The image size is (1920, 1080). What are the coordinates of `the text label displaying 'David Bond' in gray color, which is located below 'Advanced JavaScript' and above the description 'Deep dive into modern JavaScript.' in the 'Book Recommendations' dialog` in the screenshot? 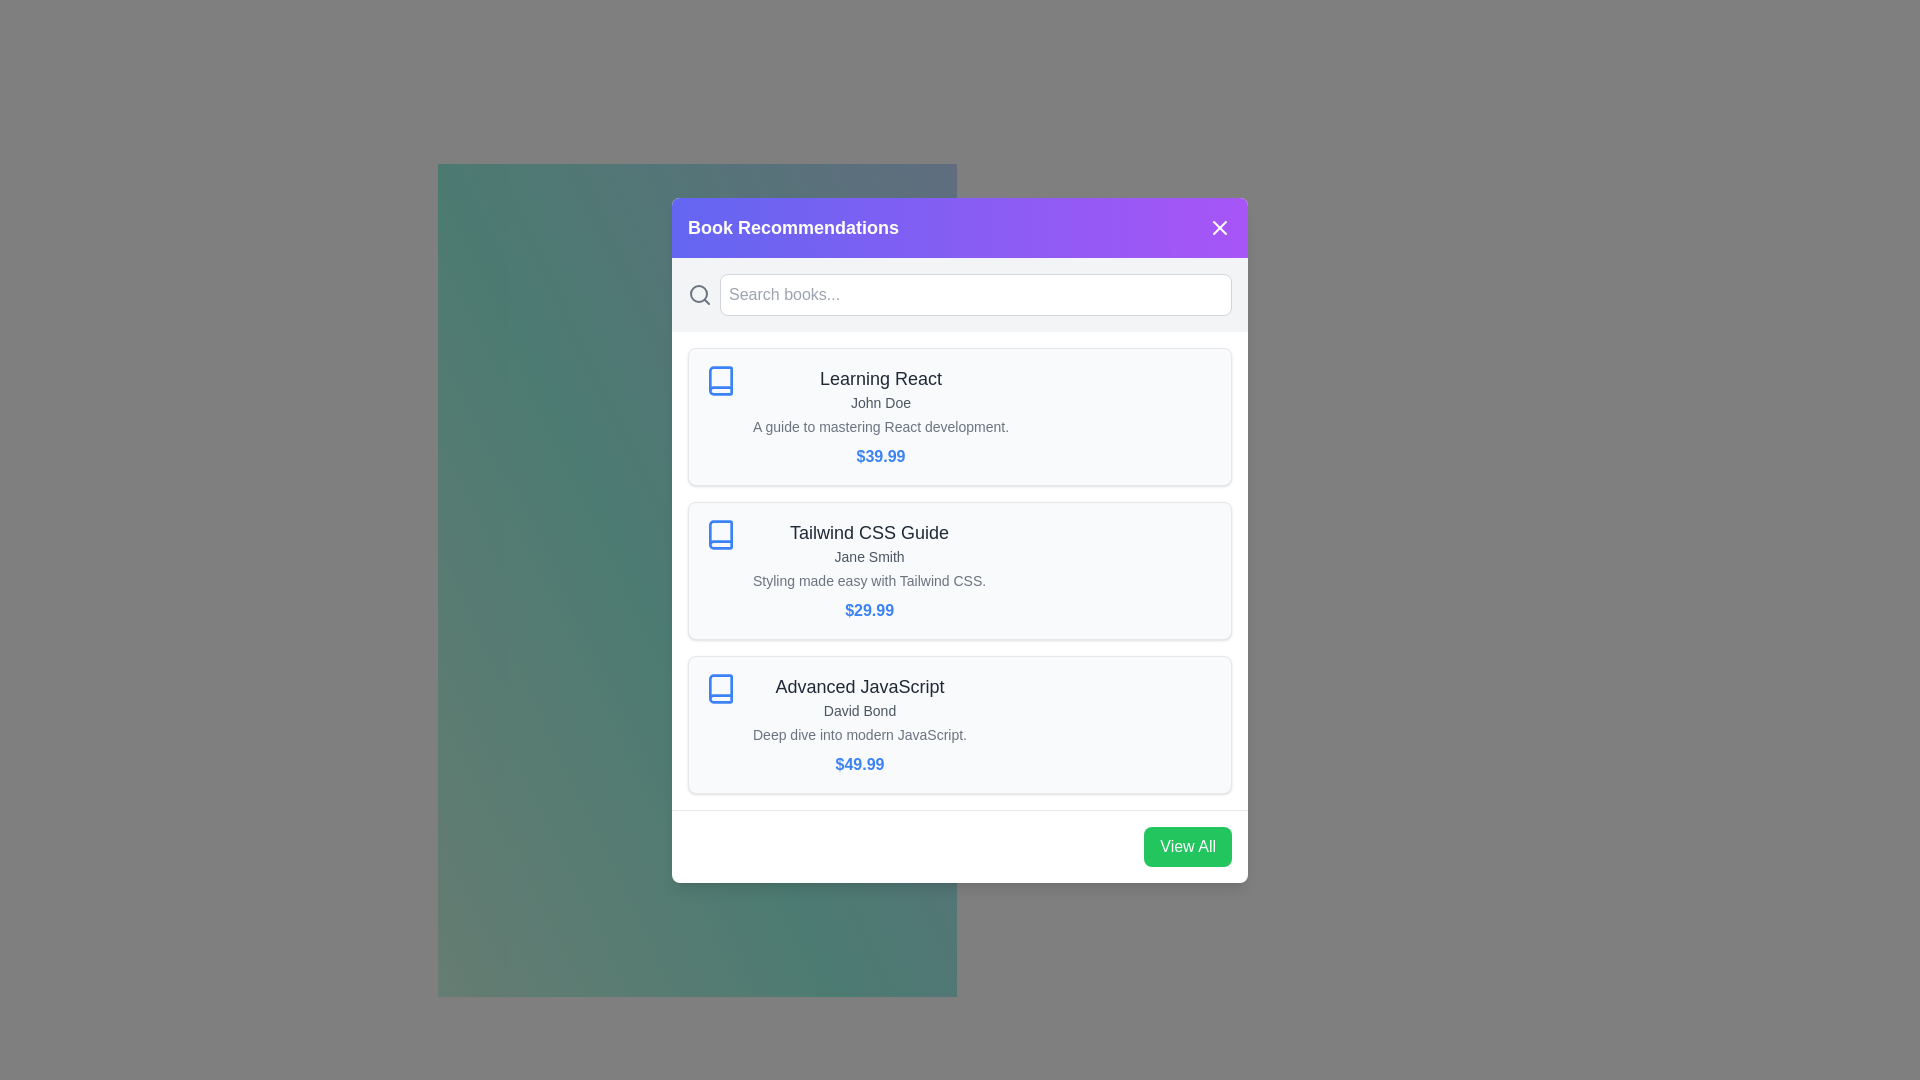 It's located at (859, 709).